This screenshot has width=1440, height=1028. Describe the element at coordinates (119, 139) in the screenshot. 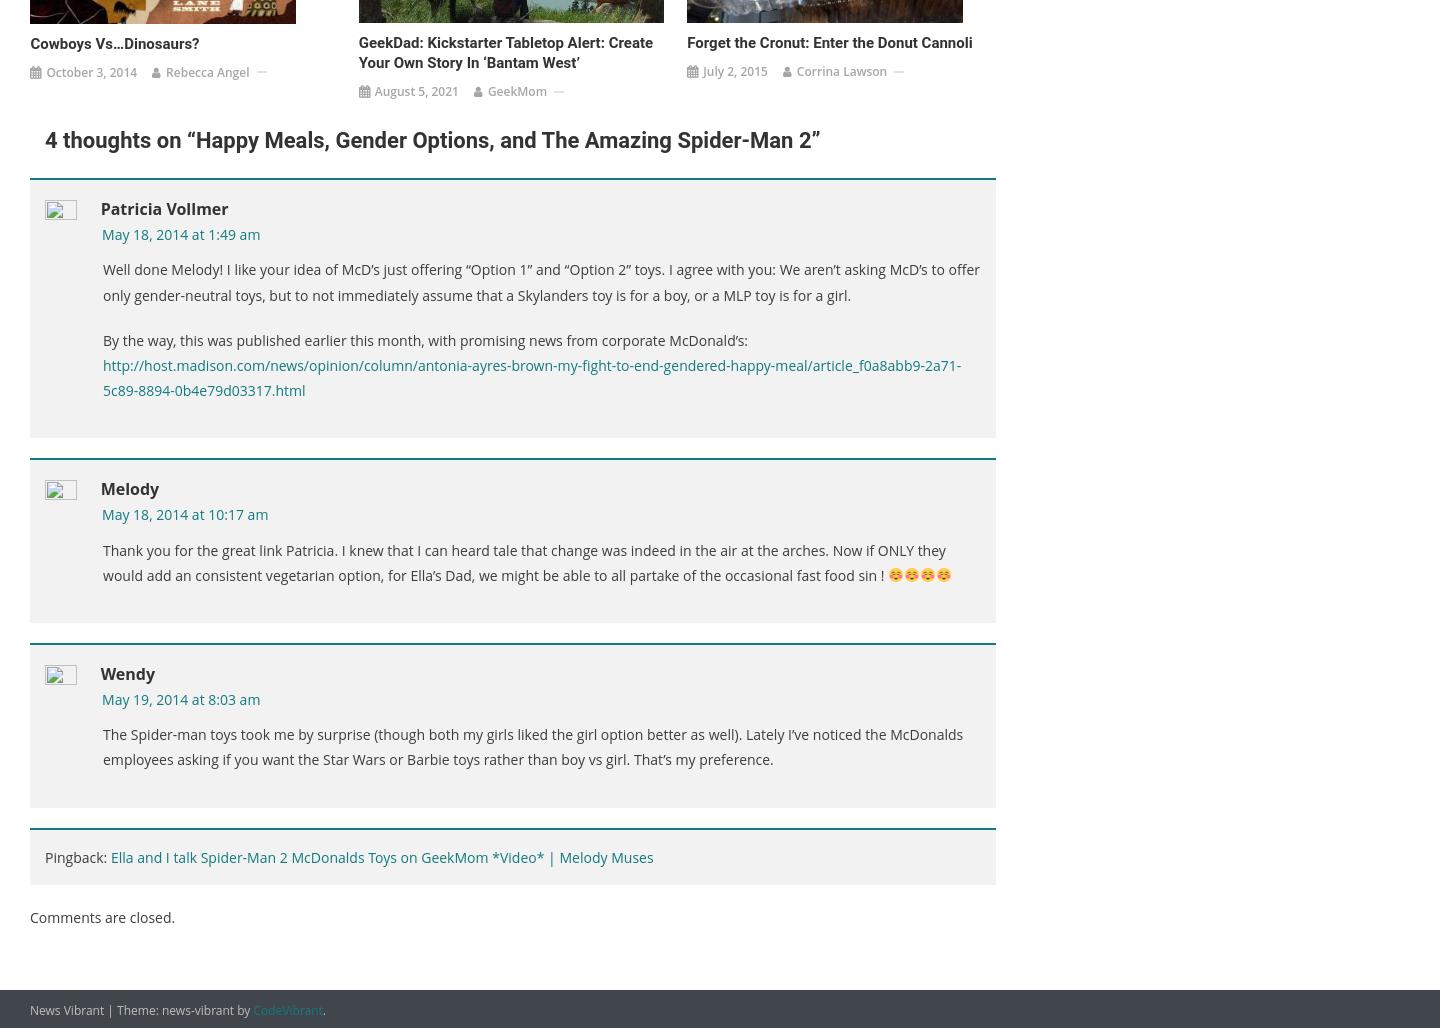

I see `'4 thoughts on “'` at that location.